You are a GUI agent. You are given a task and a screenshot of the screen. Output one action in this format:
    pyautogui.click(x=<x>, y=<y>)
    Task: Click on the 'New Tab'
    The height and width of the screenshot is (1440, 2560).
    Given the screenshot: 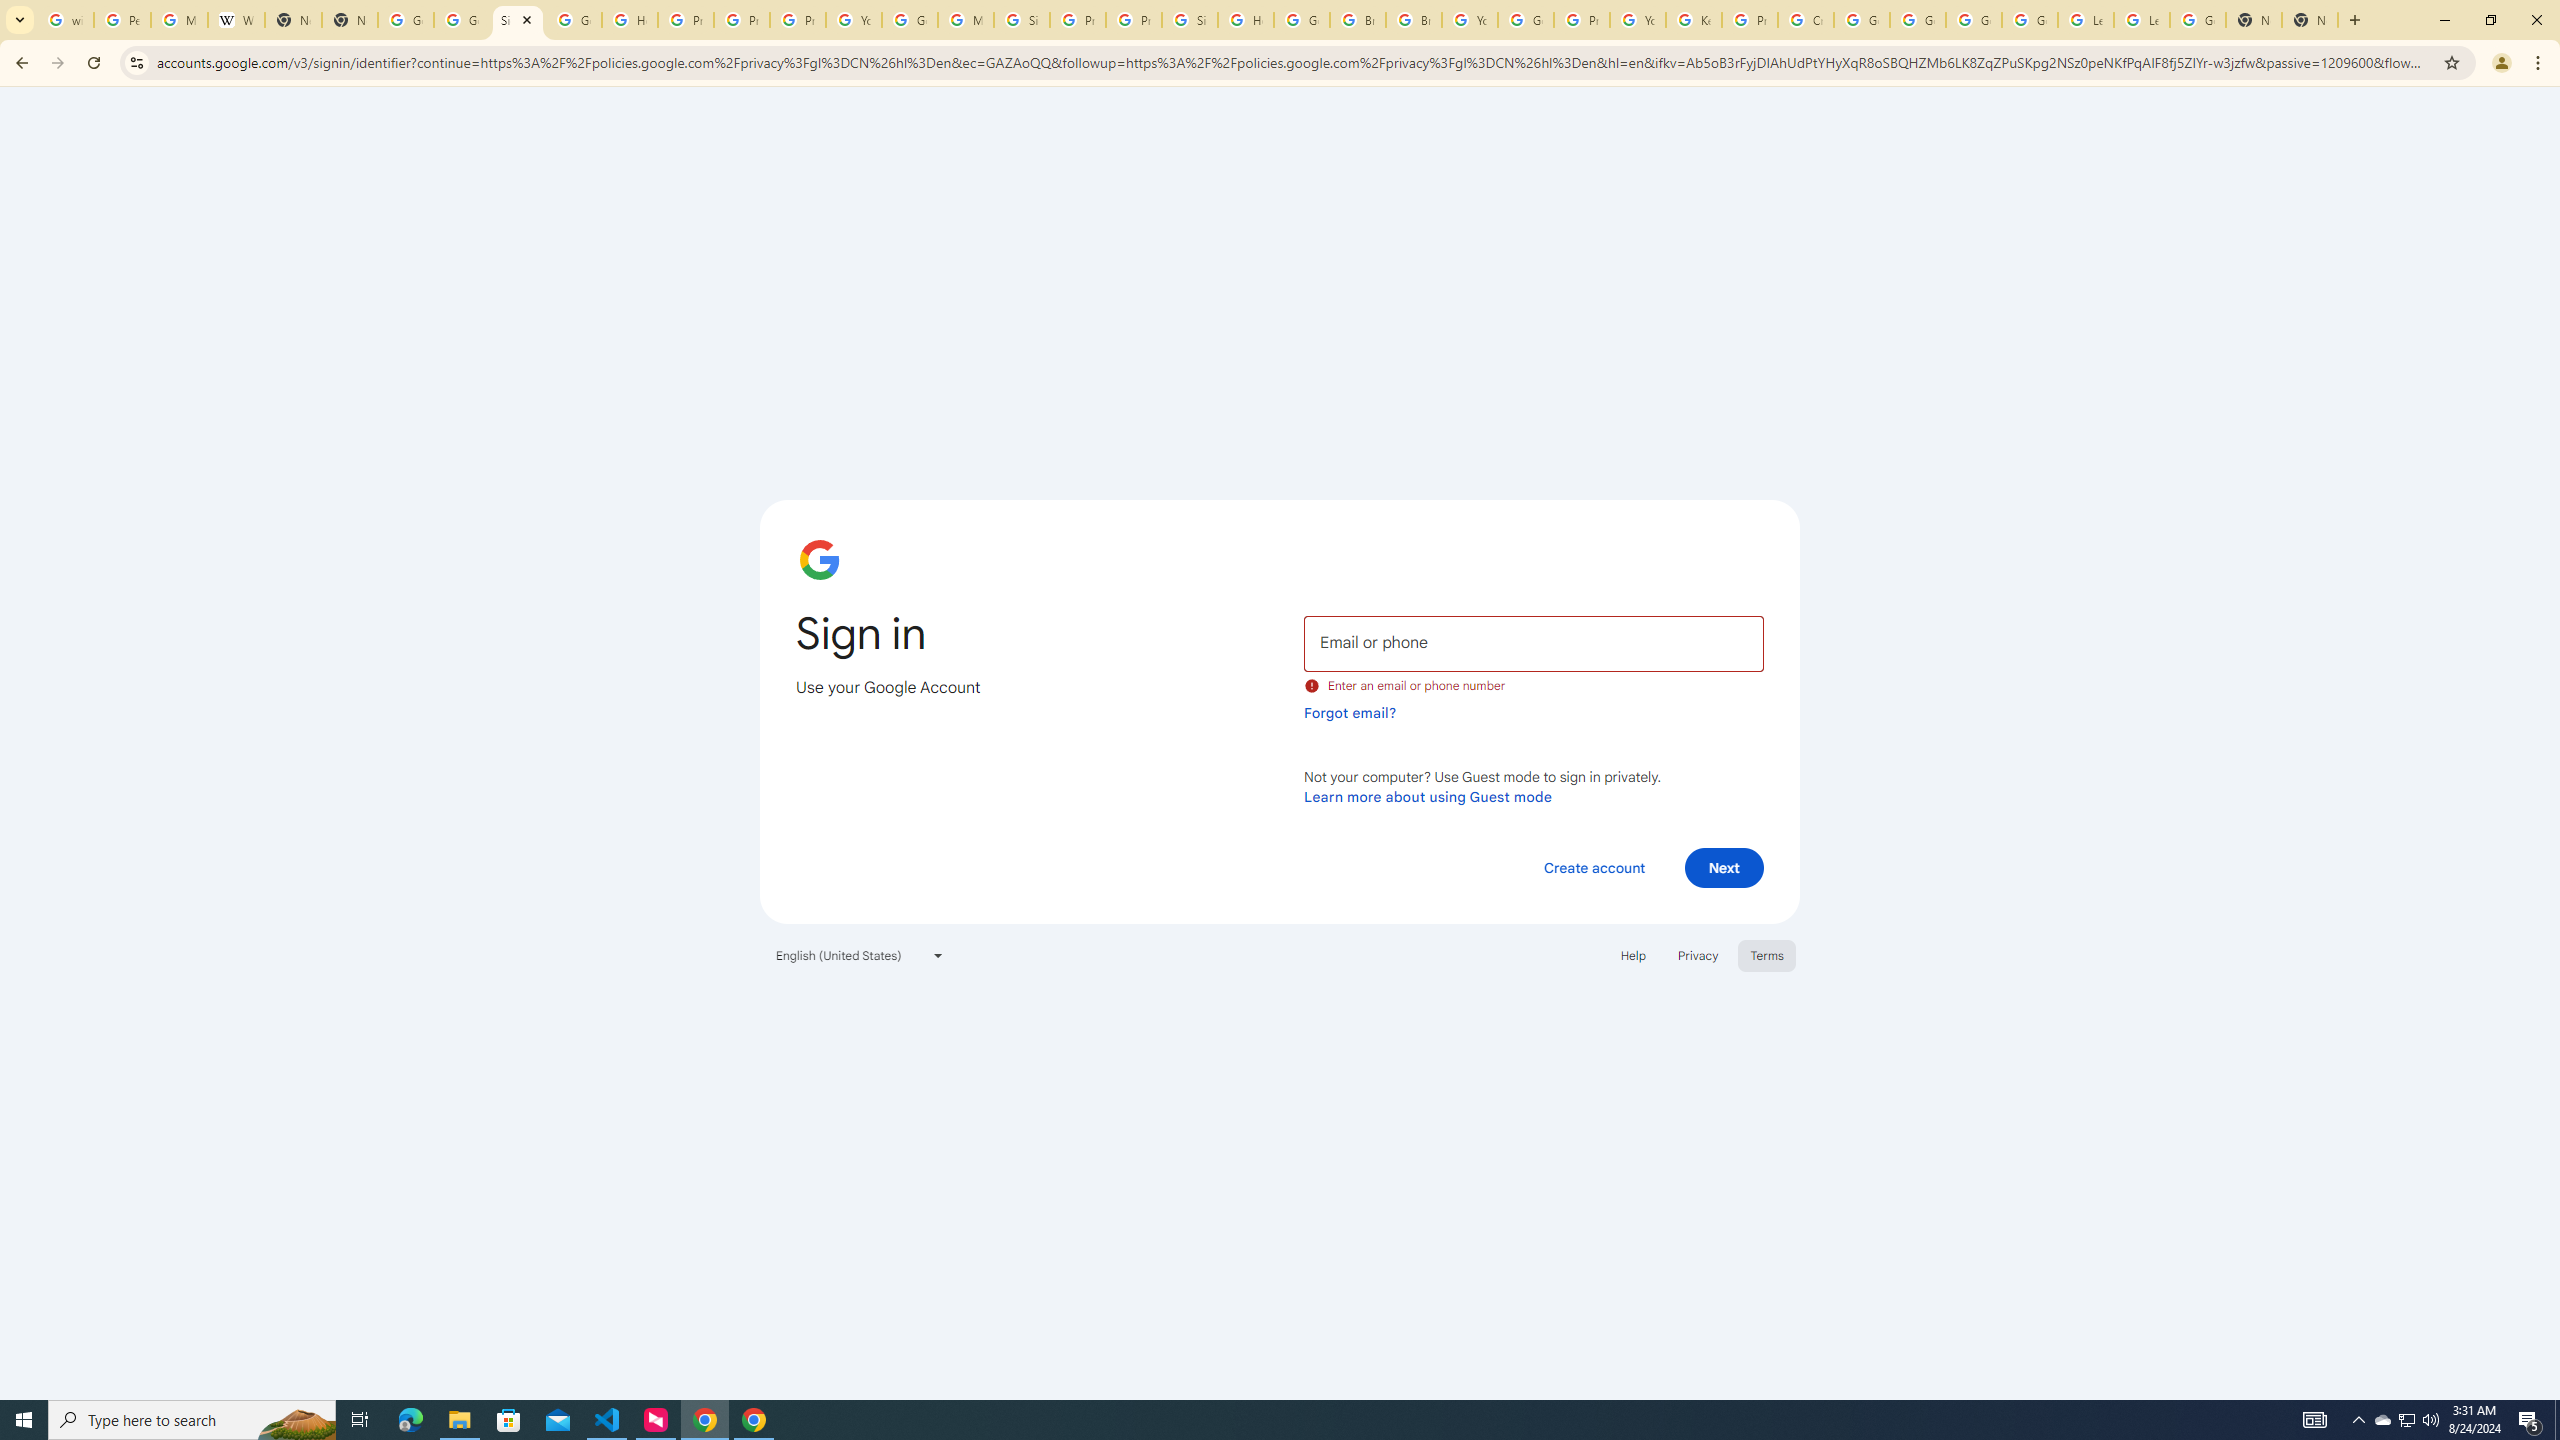 What is the action you would take?
    pyautogui.click(x=2310, y=19)
    